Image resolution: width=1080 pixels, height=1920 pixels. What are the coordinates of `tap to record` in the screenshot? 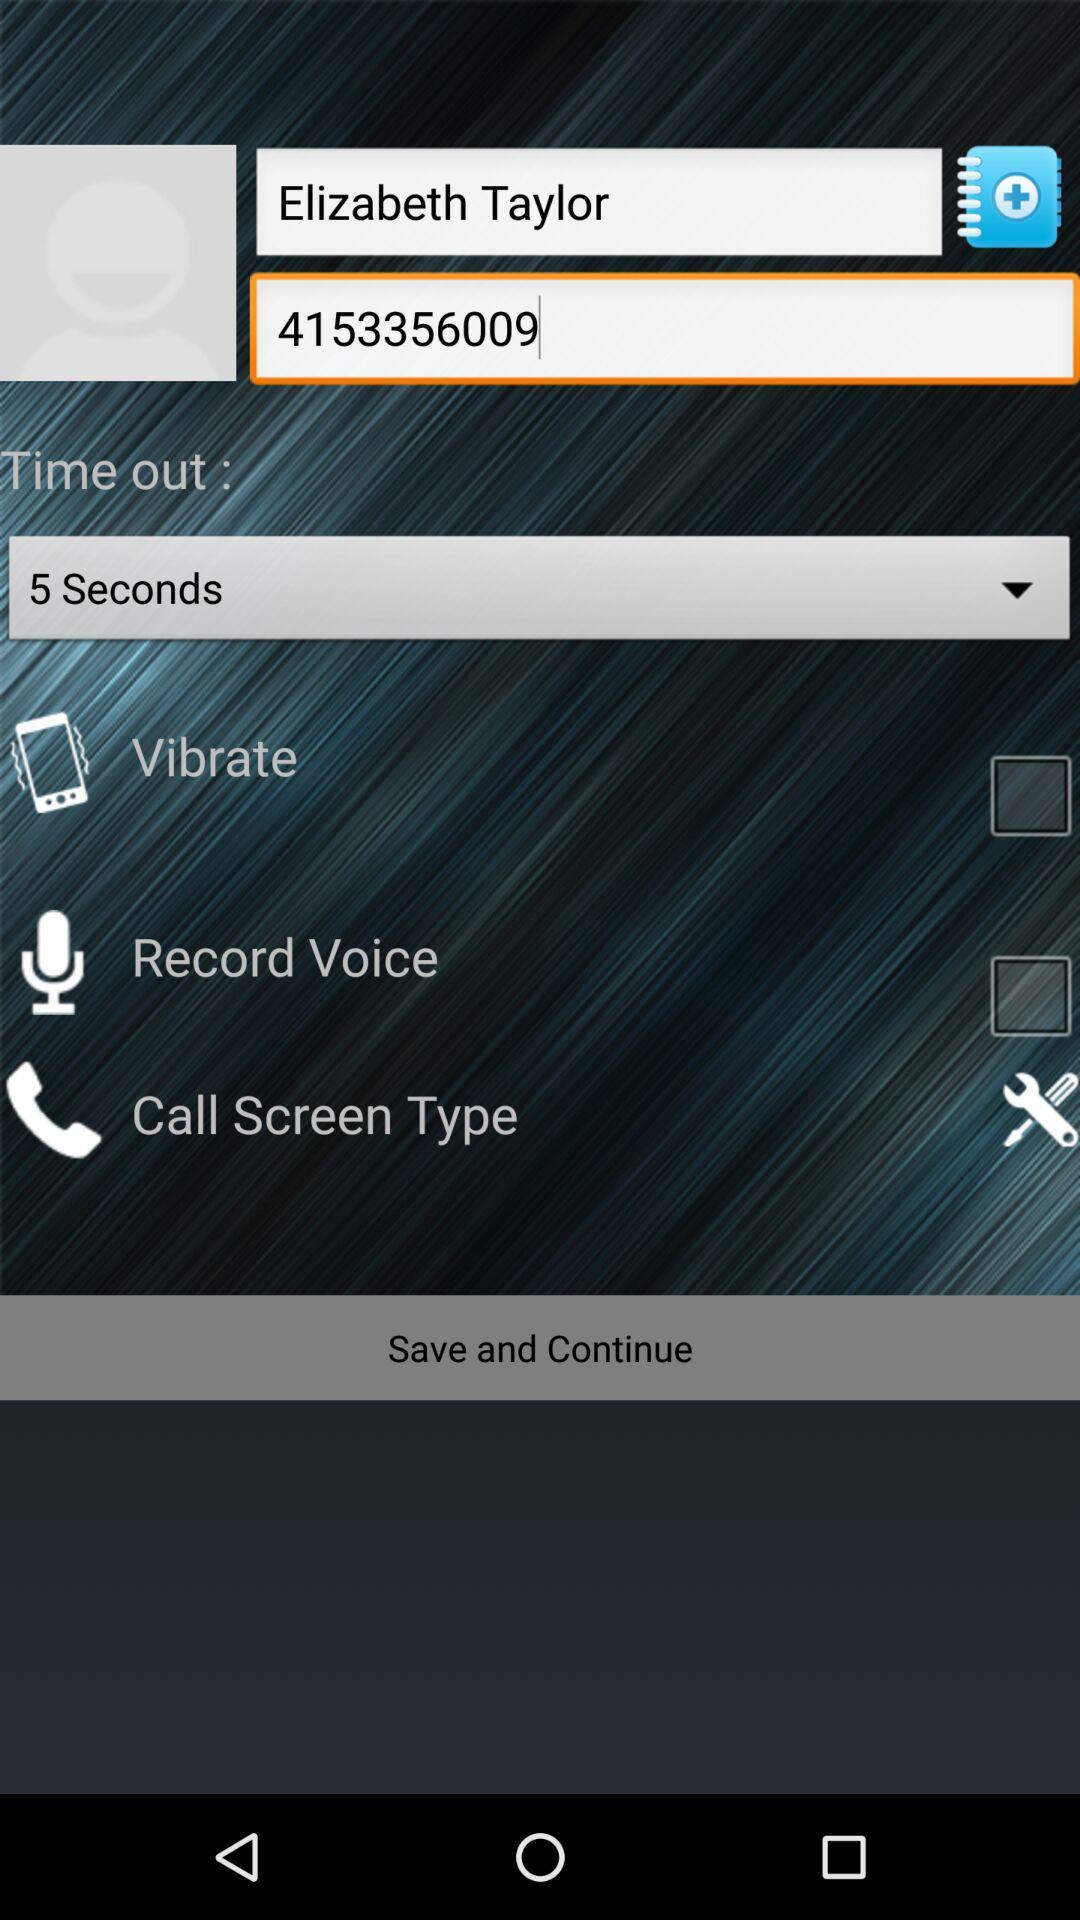 It's located at (1030, 994).